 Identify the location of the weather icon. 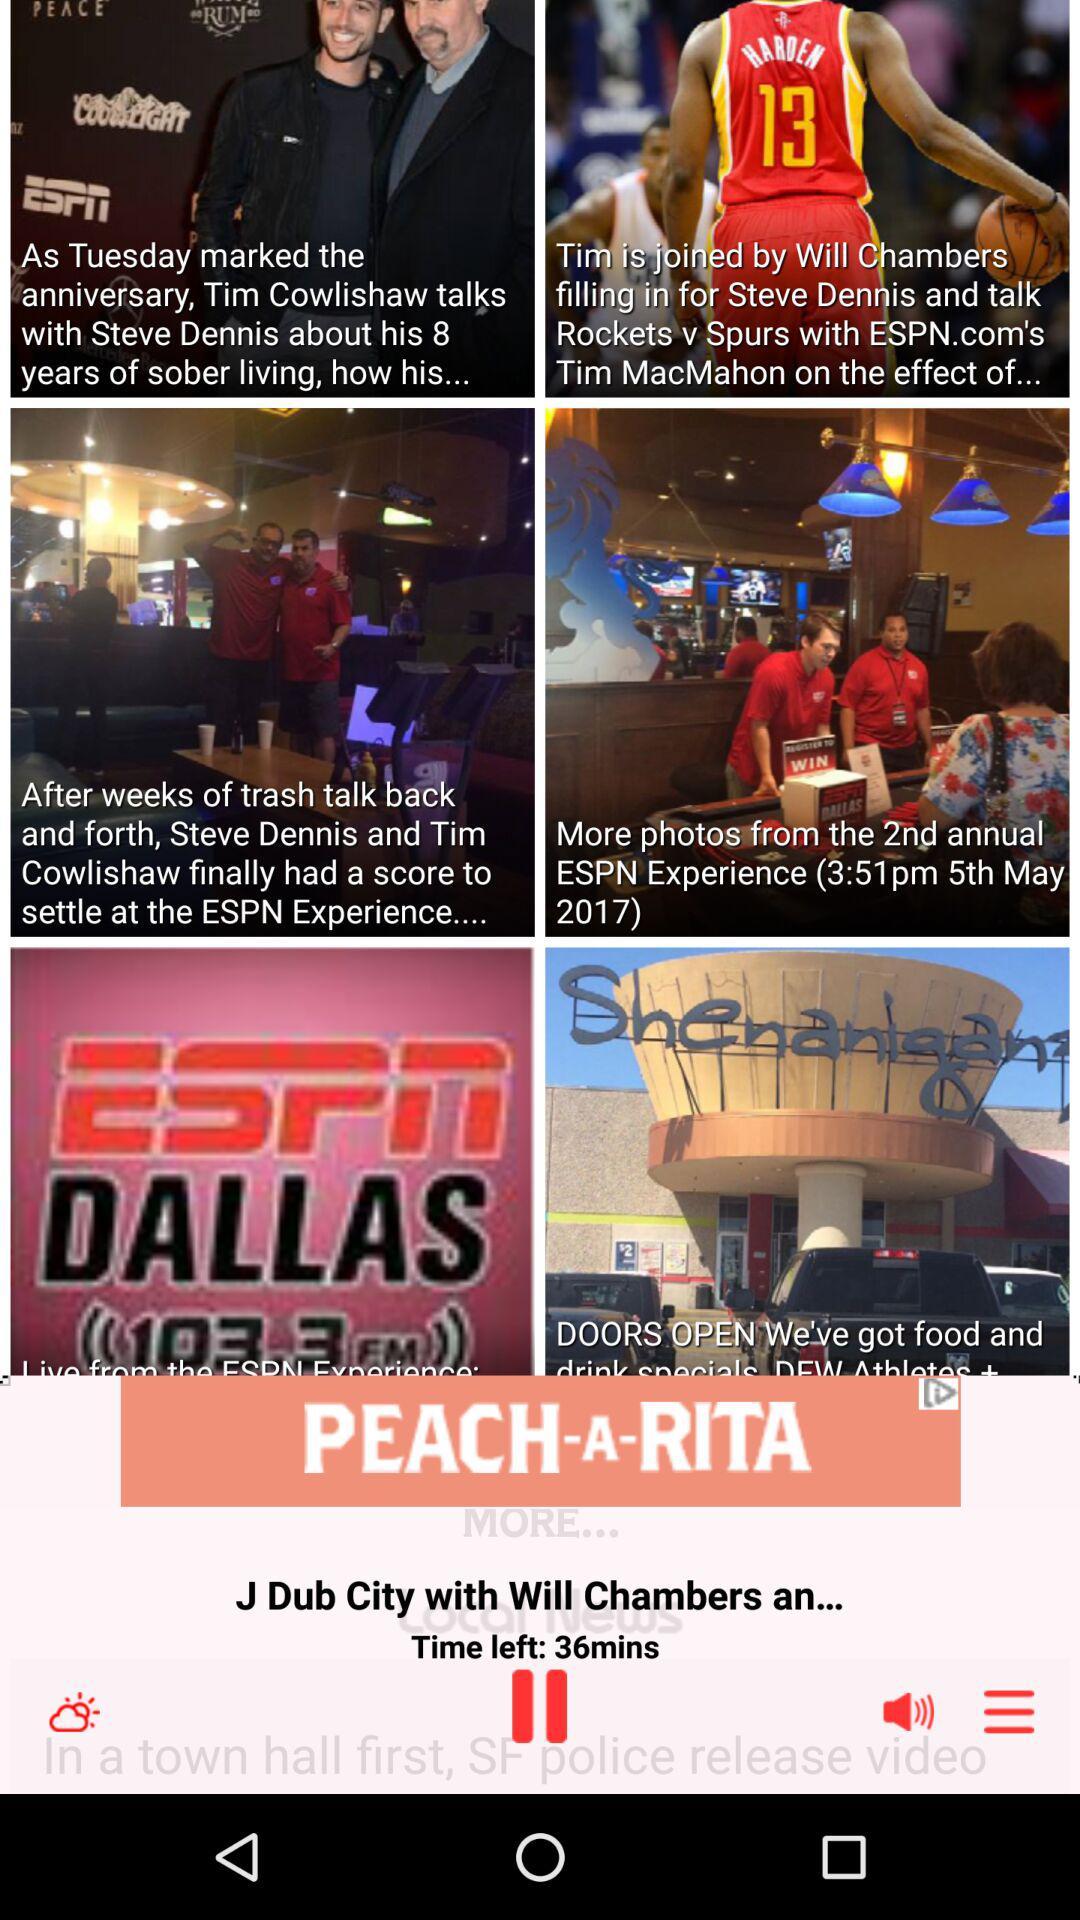
(73, 1832).